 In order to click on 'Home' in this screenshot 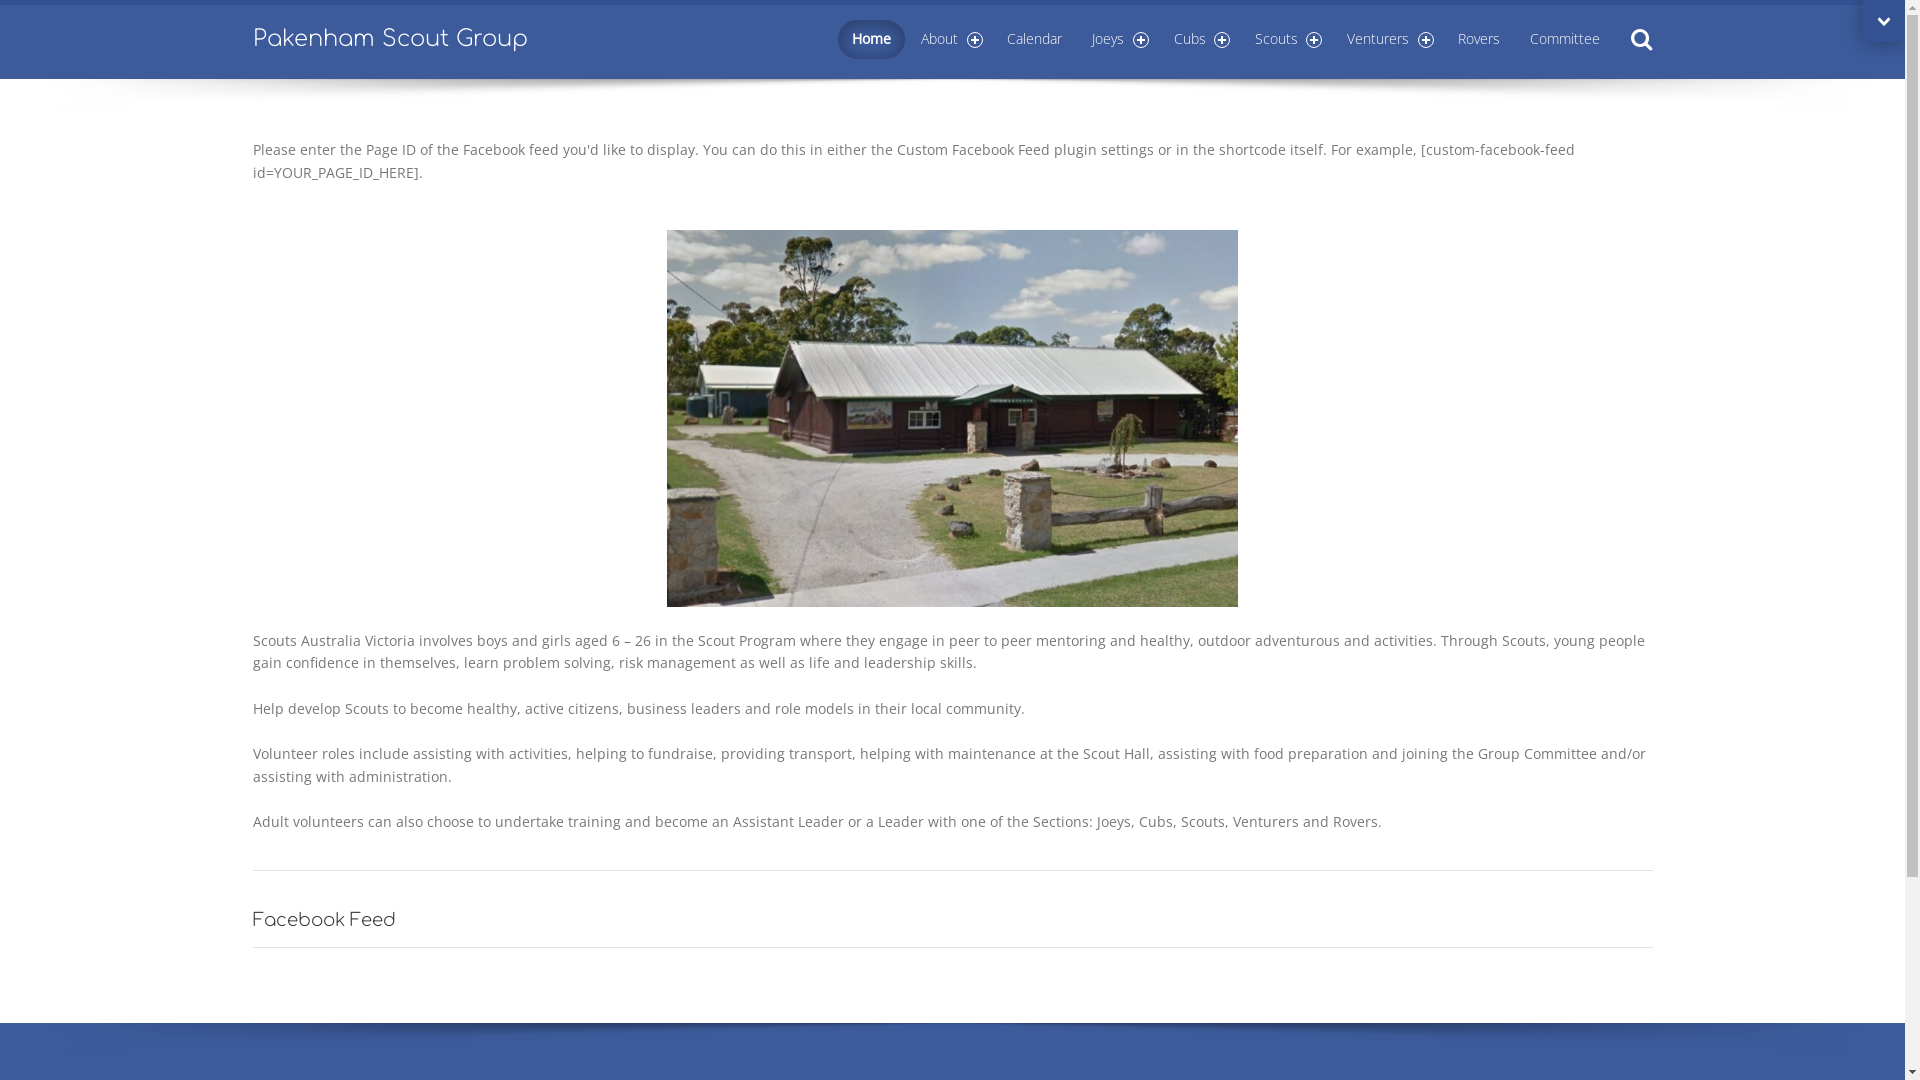, I will do `click(871, 39)`.